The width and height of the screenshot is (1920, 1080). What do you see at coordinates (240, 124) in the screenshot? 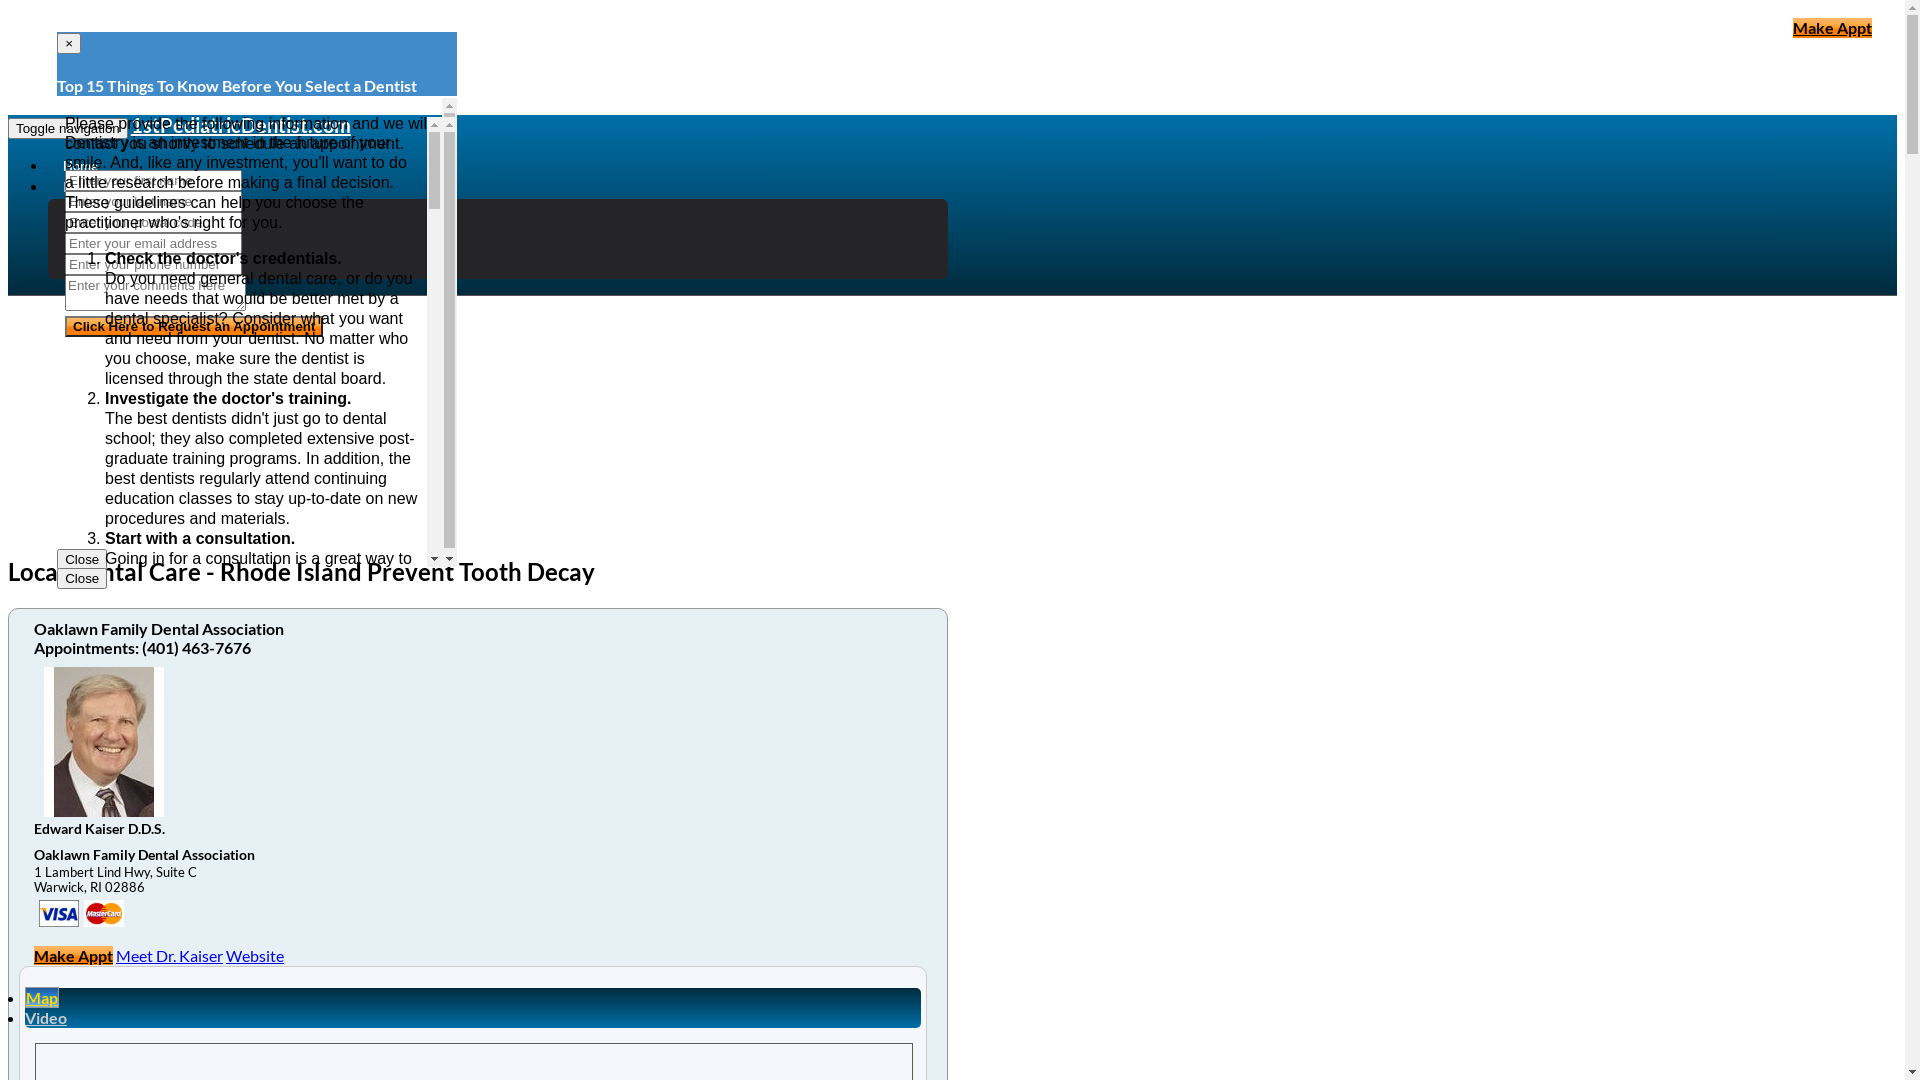
I see `'1stPediatricDentist.com'` at bounding box center [240, 124].